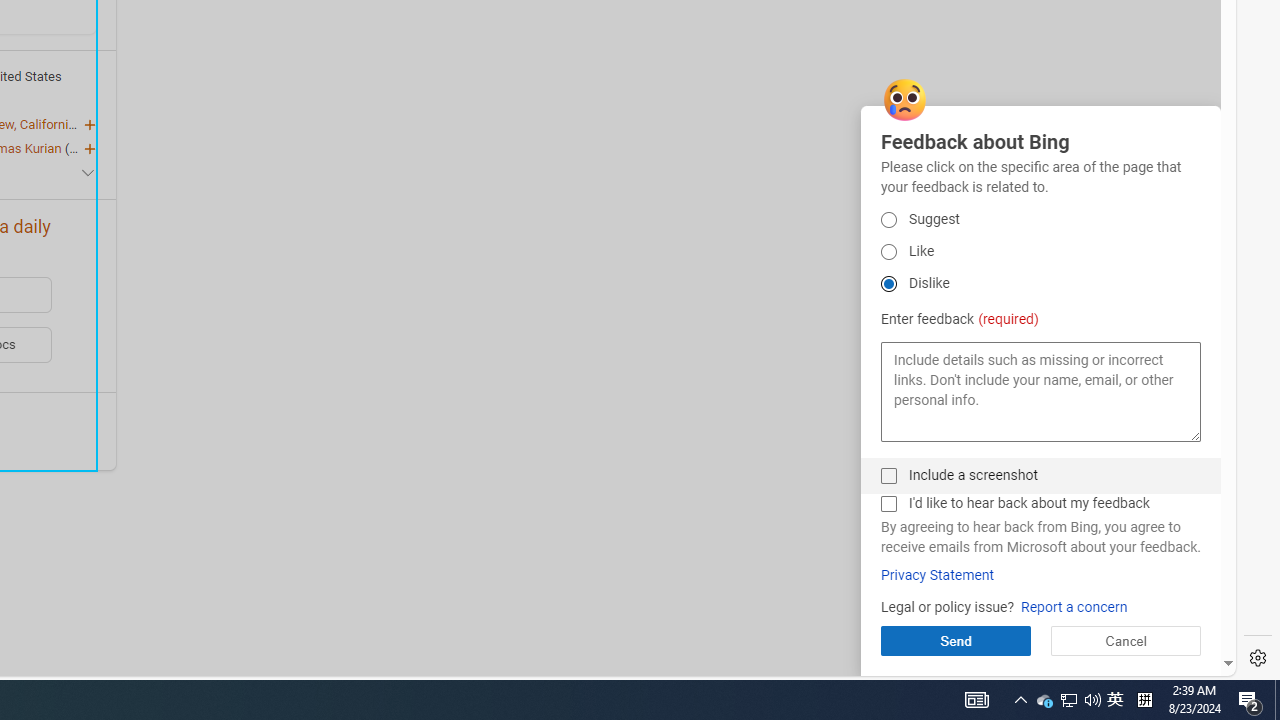 The width and height of the screenshot is (1280, 720). Describe the element at coordinates (936, 575) in the screenshot. I see `'Privacy Statement'` at that location.